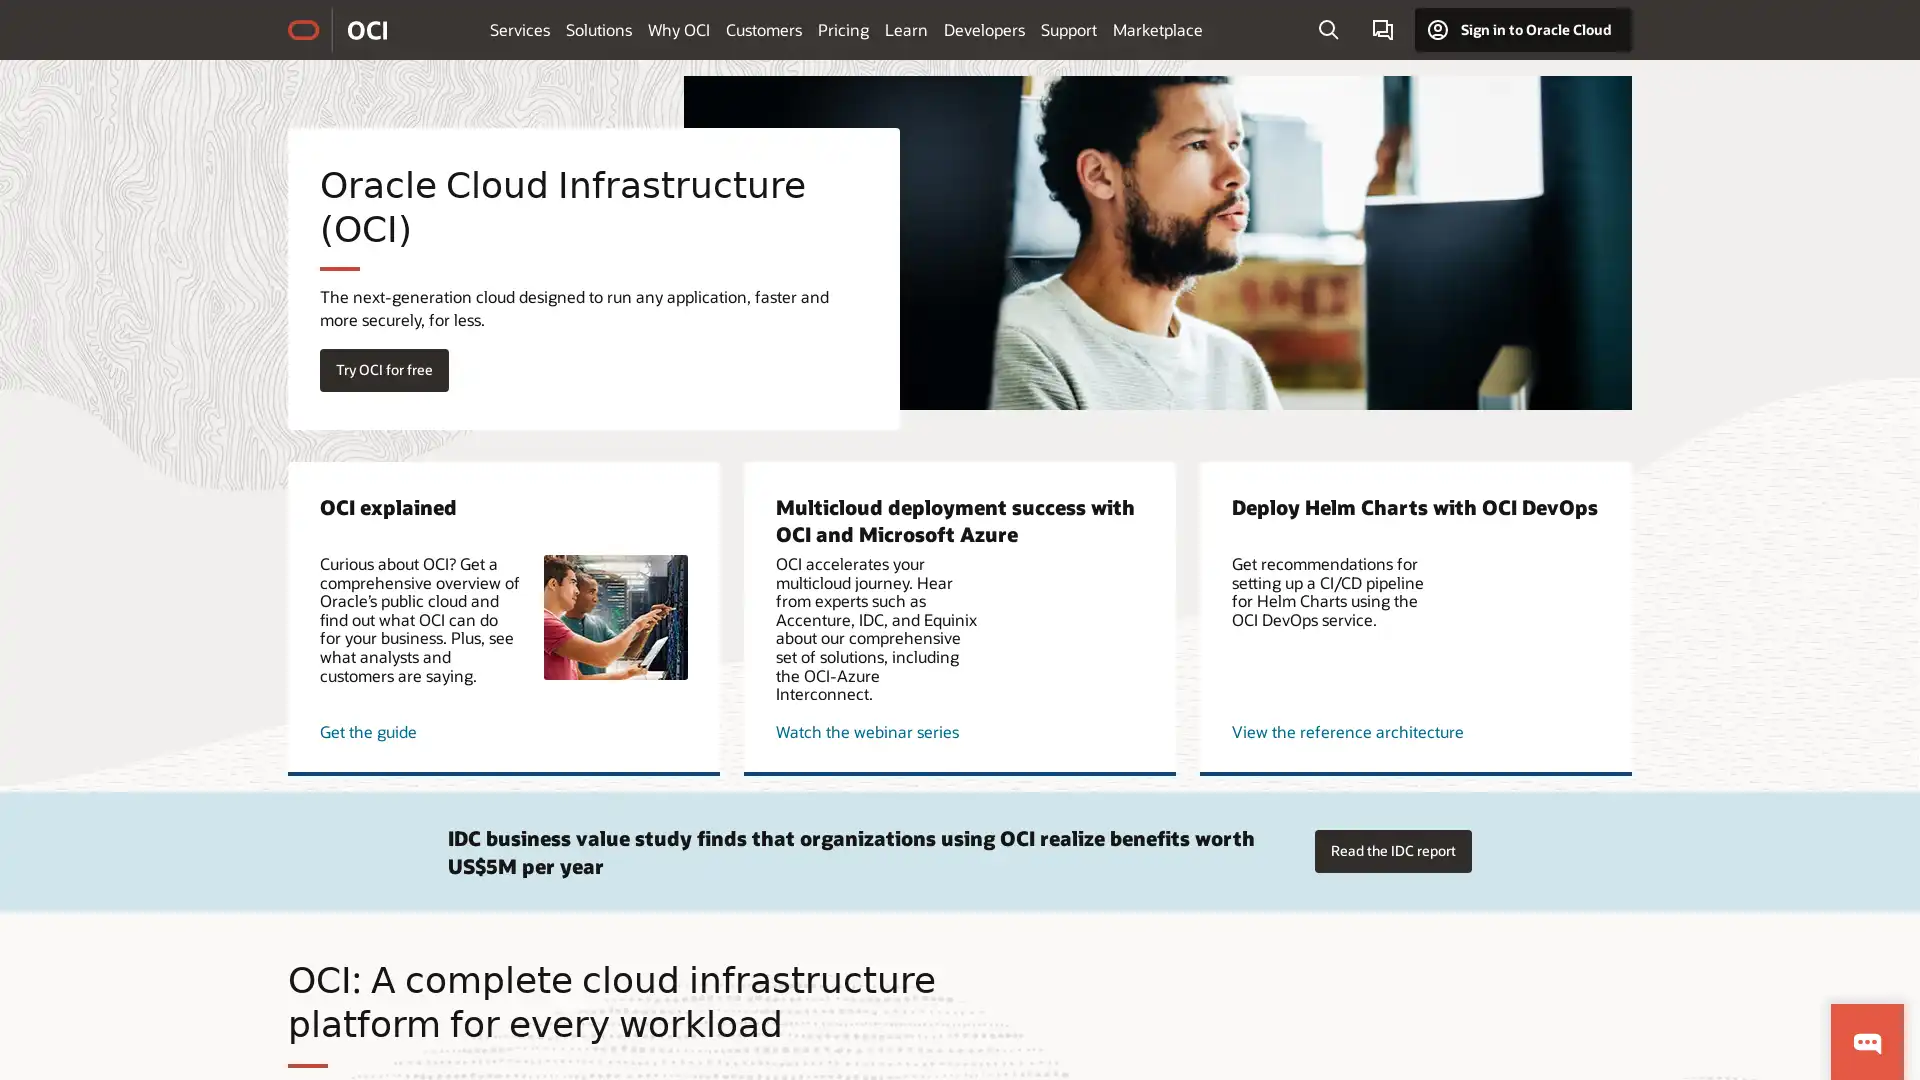 The image size is (1920, 1080). What do you see at coordinates (1157, 29) in the screenshot?
I see `Marketplace` at bounding box center [1157, 29].